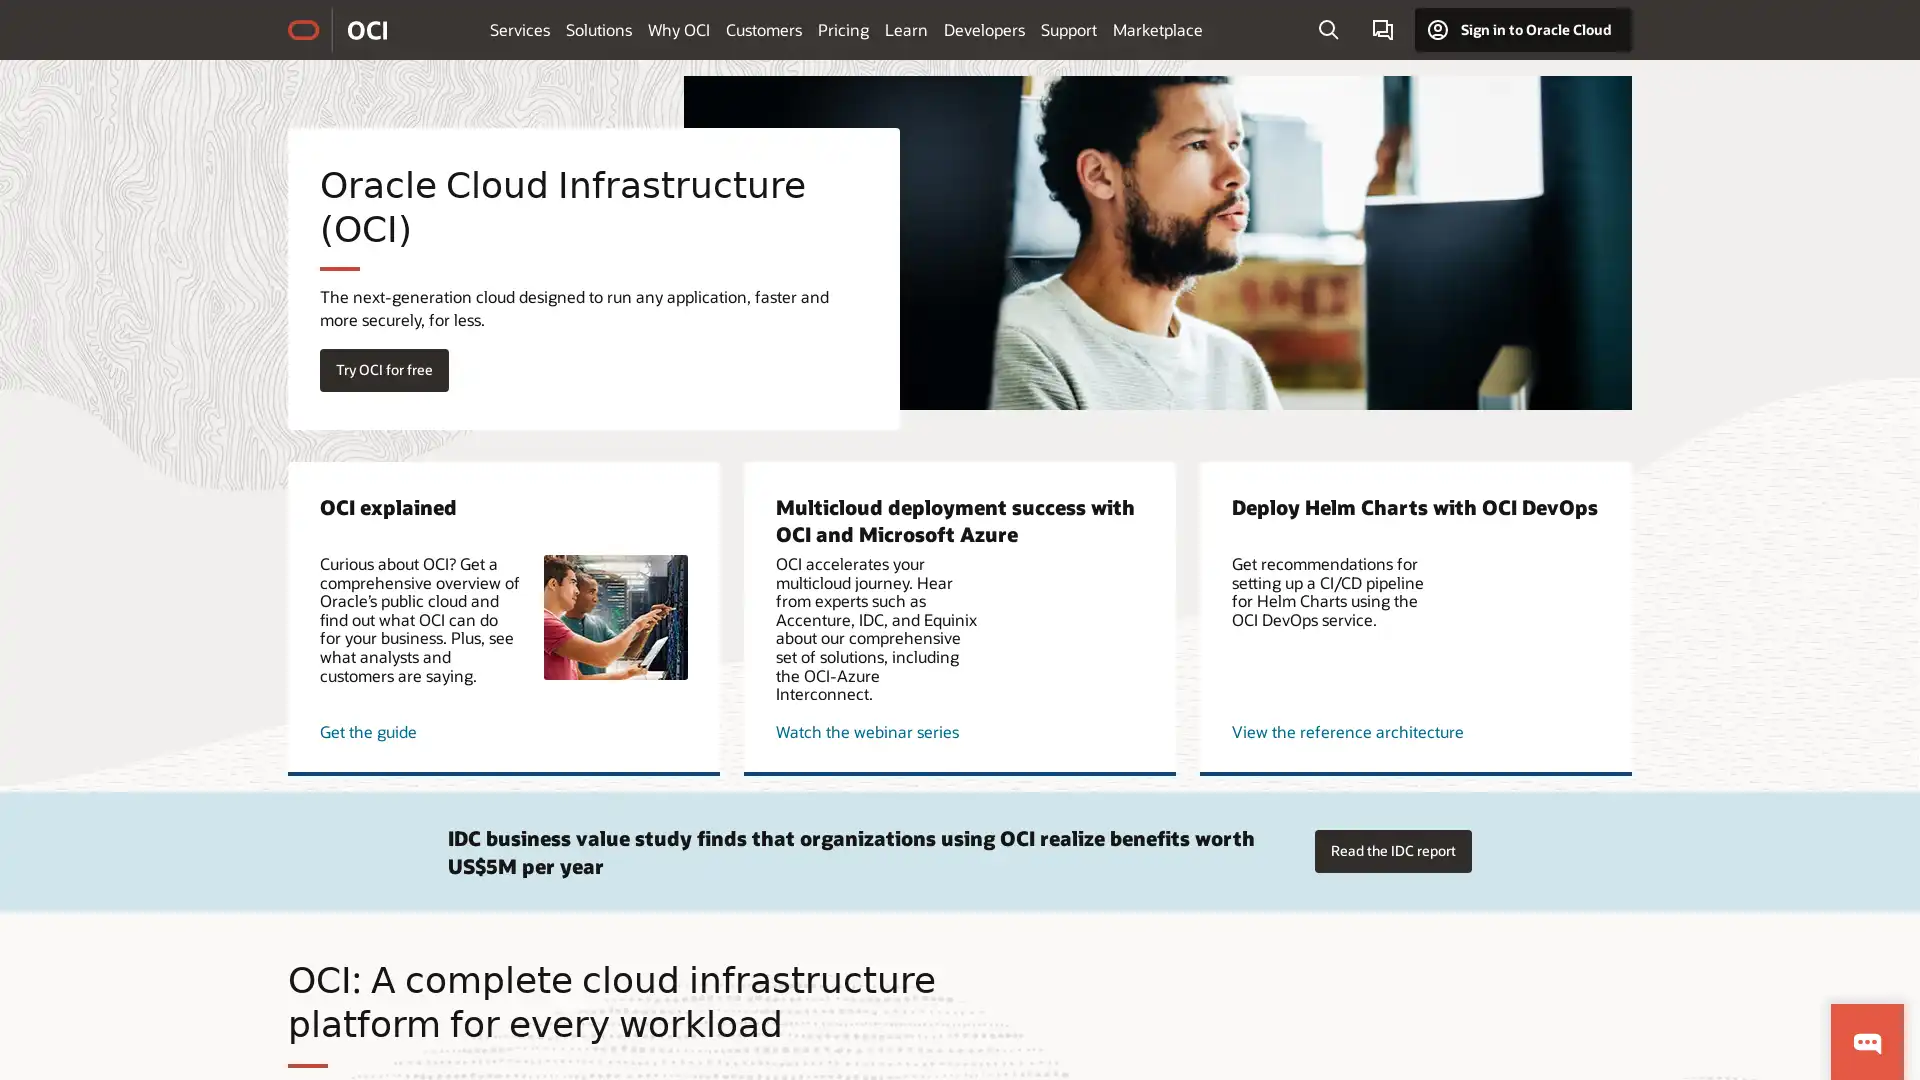 The image size is (1920, 1080). What do you see at coordinates (1157, 29) in the screenshot?
I see `Marketplace` at bounding box center [1157, 29].